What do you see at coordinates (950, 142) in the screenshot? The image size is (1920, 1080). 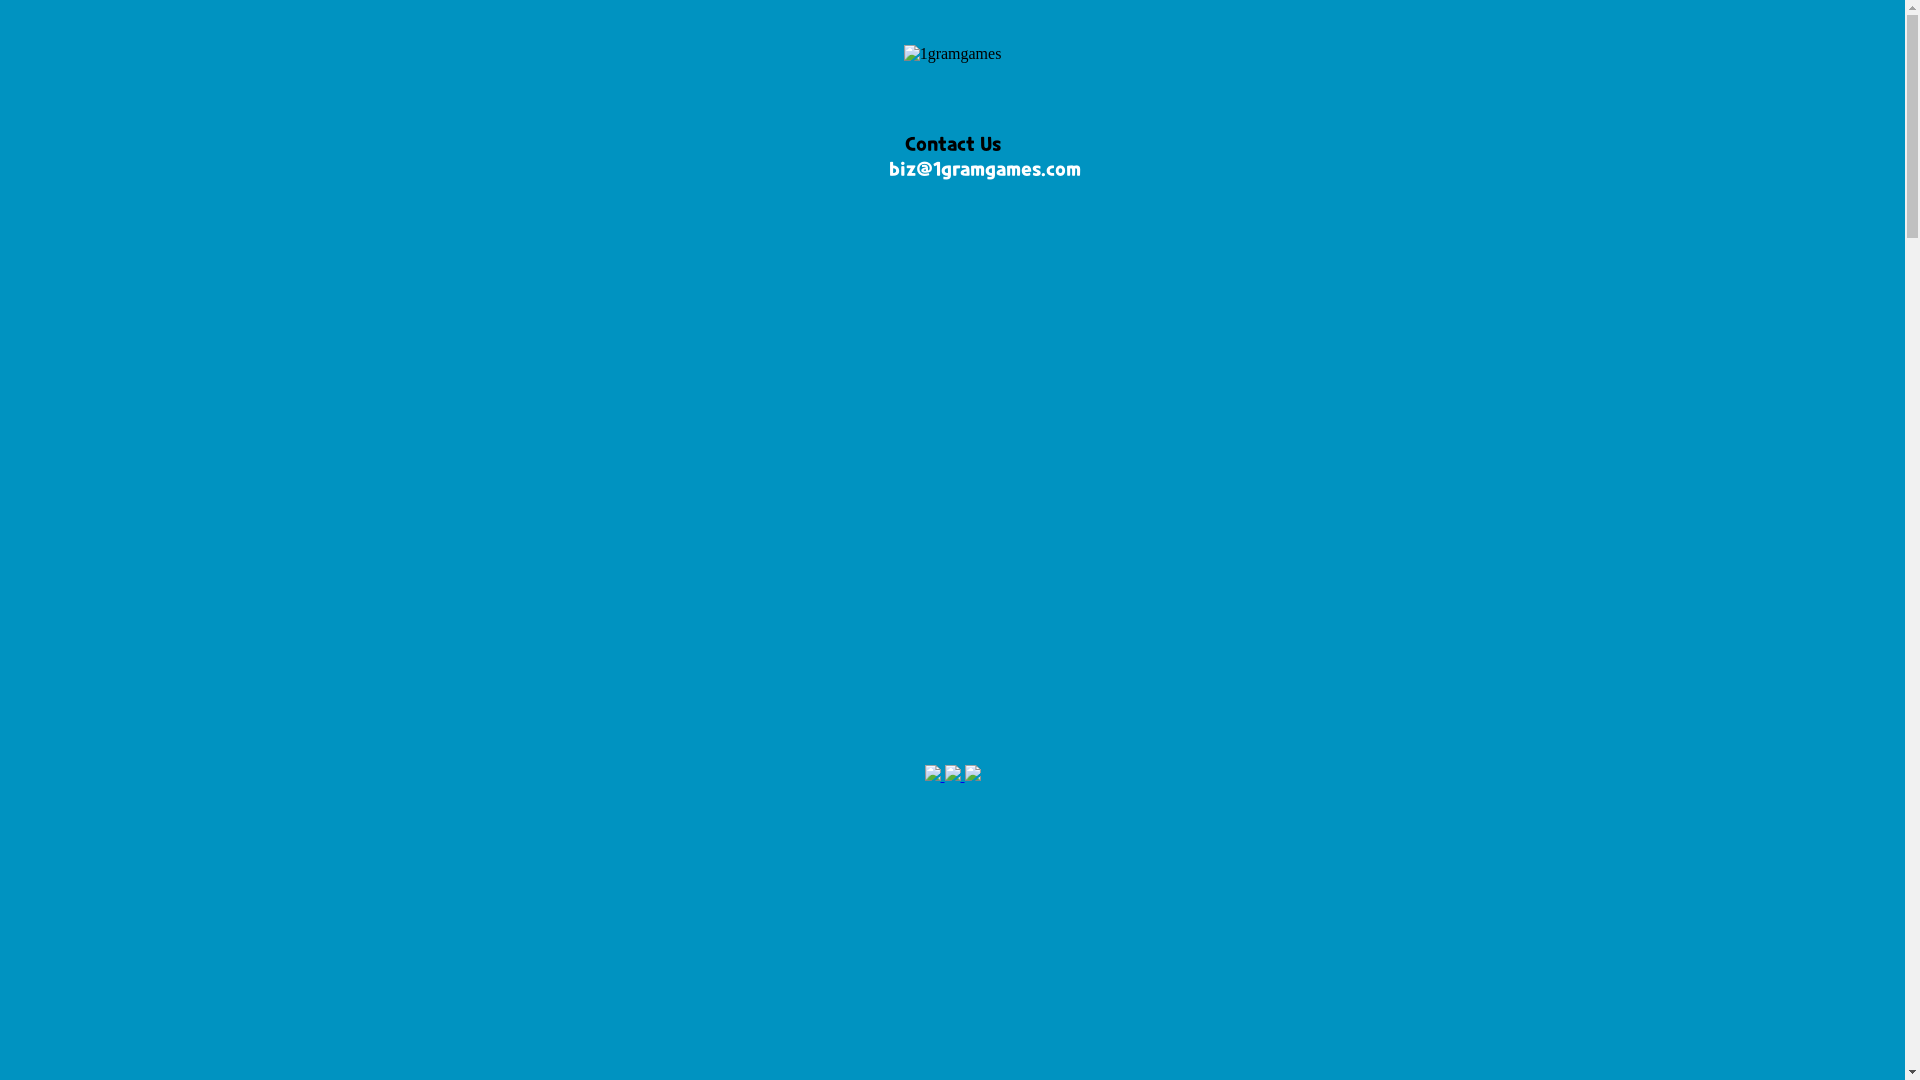 I see `'Contact Us'` at bounding box center [950, 142].